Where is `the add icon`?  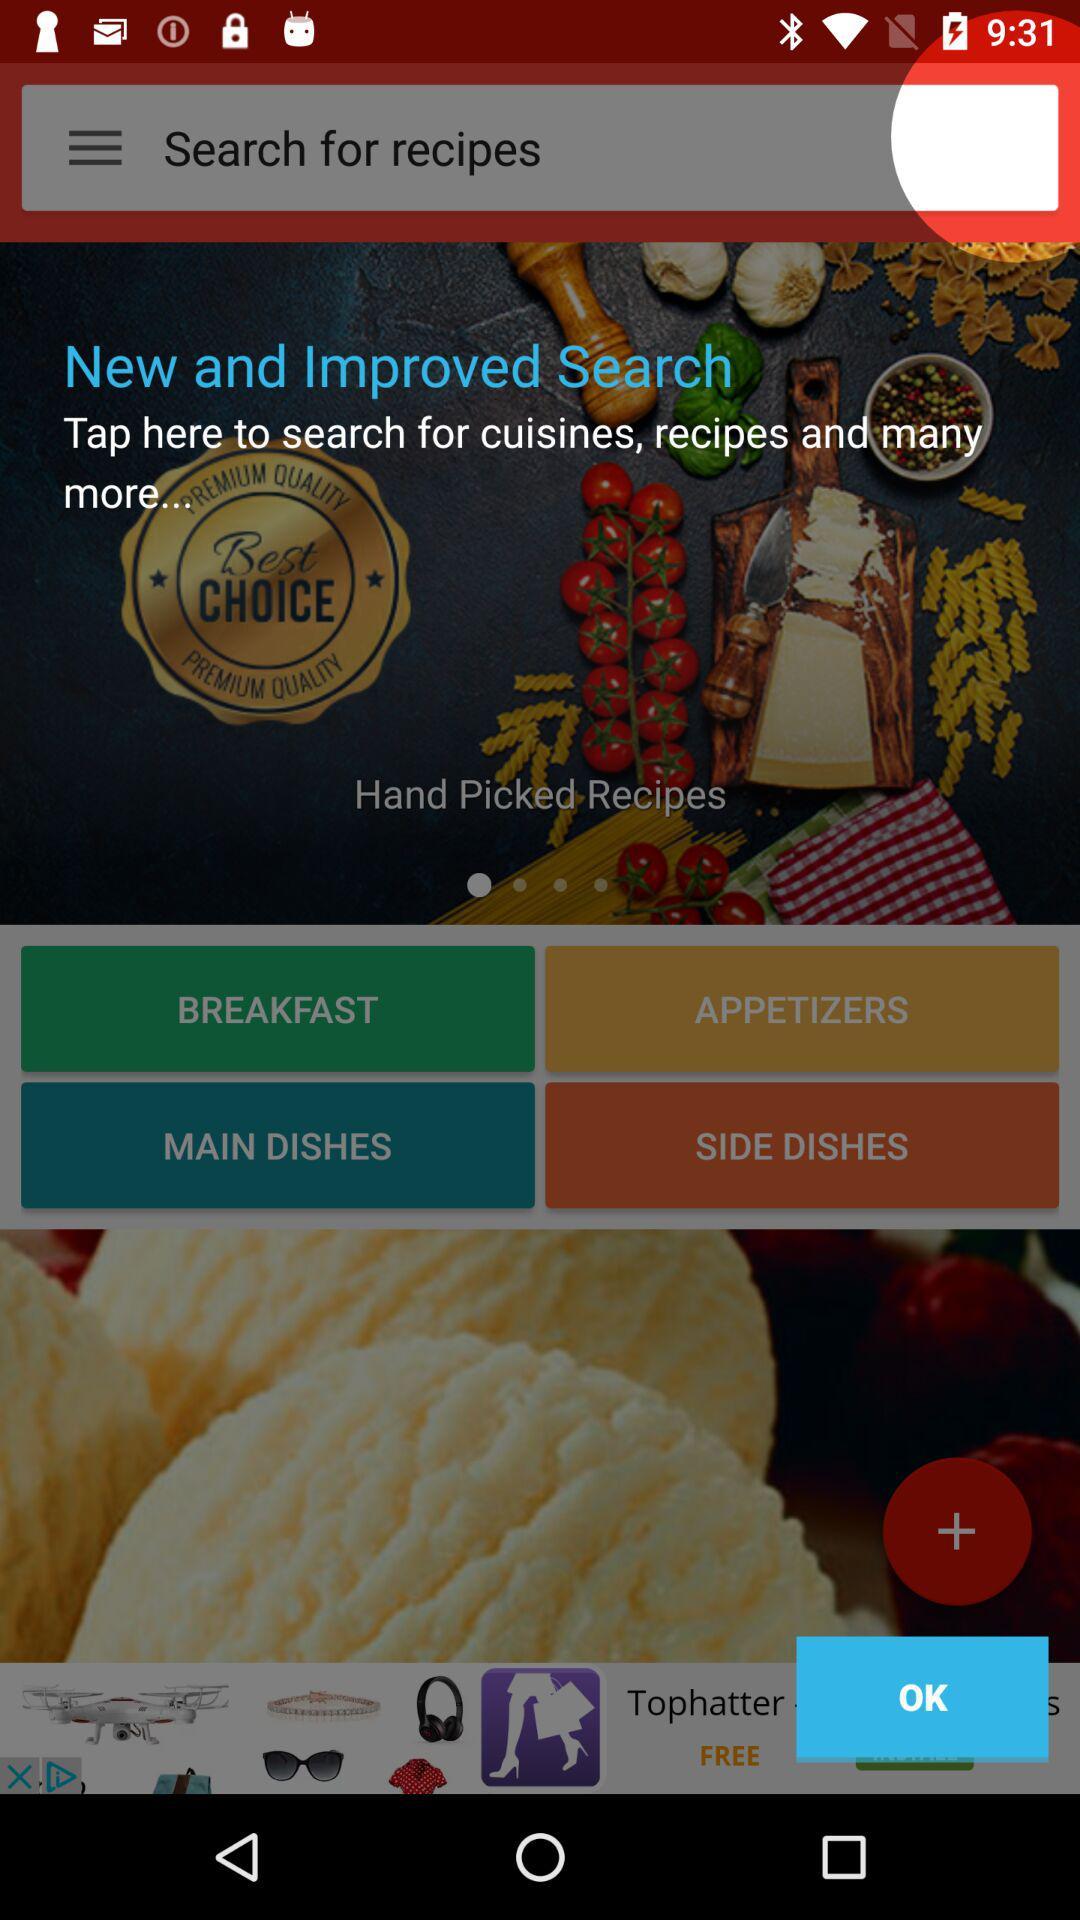
the add icon is located at coordinates (955, 1538).